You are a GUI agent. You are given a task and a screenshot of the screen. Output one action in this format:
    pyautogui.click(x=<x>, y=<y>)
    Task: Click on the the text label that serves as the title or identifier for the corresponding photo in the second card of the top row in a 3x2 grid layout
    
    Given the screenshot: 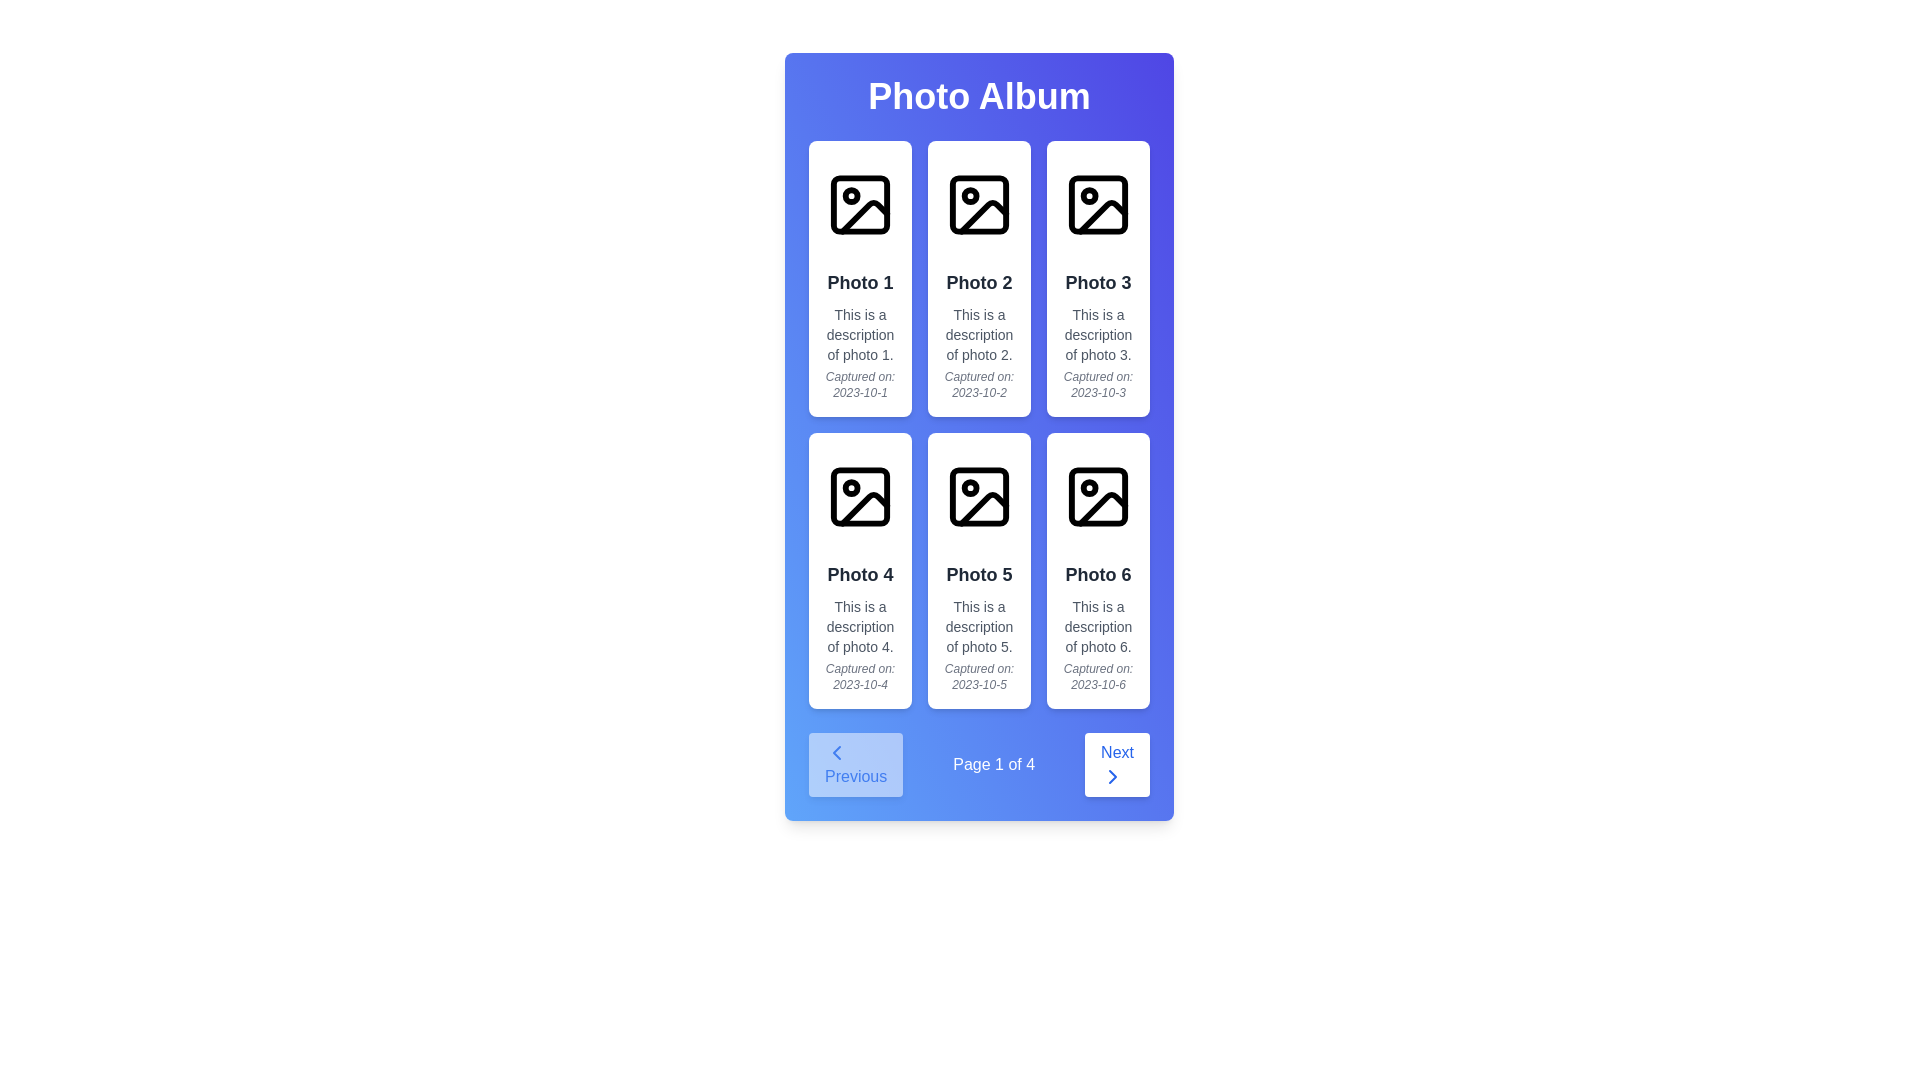 What is the action you would take?
    pyautogui.click(x=979, y=282)
    